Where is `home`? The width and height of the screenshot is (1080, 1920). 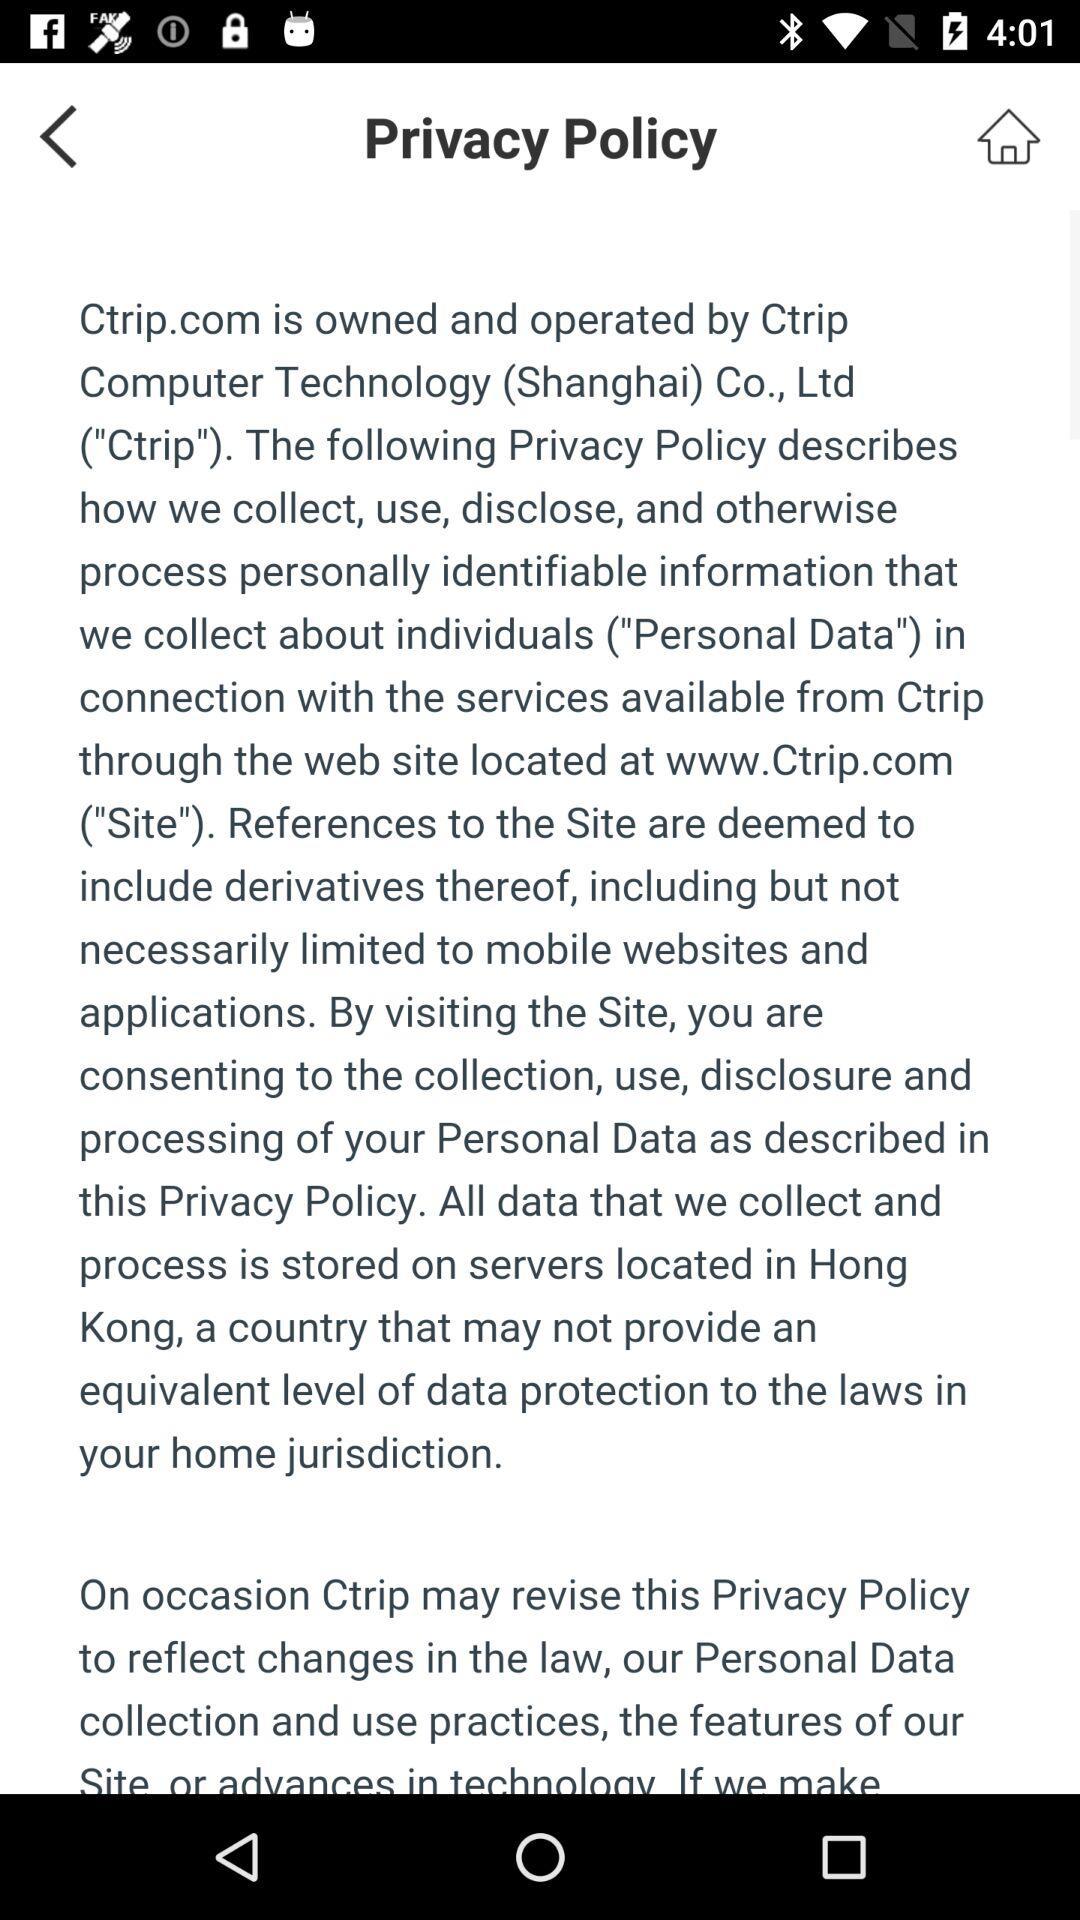
home is located at coordinates (1008, 135).